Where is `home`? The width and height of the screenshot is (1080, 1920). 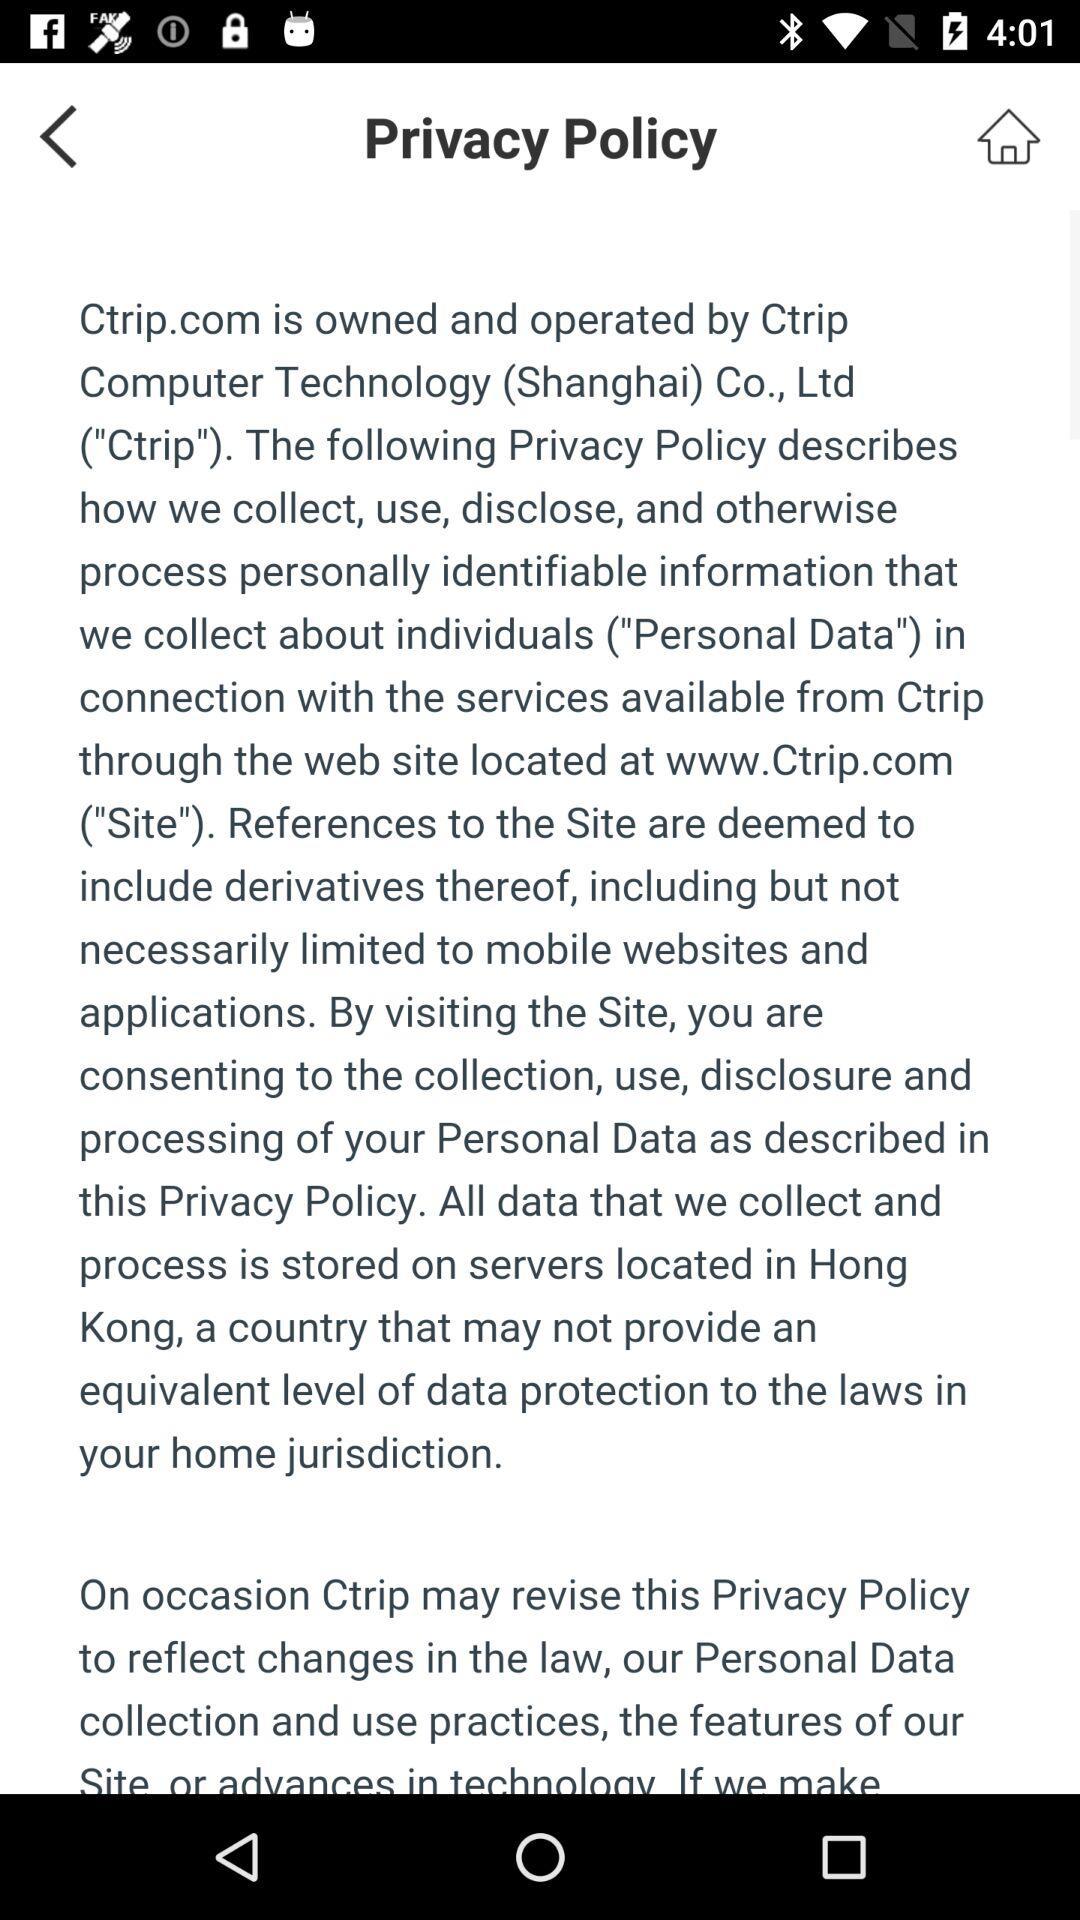
home is located at coordinates (1008, 135).